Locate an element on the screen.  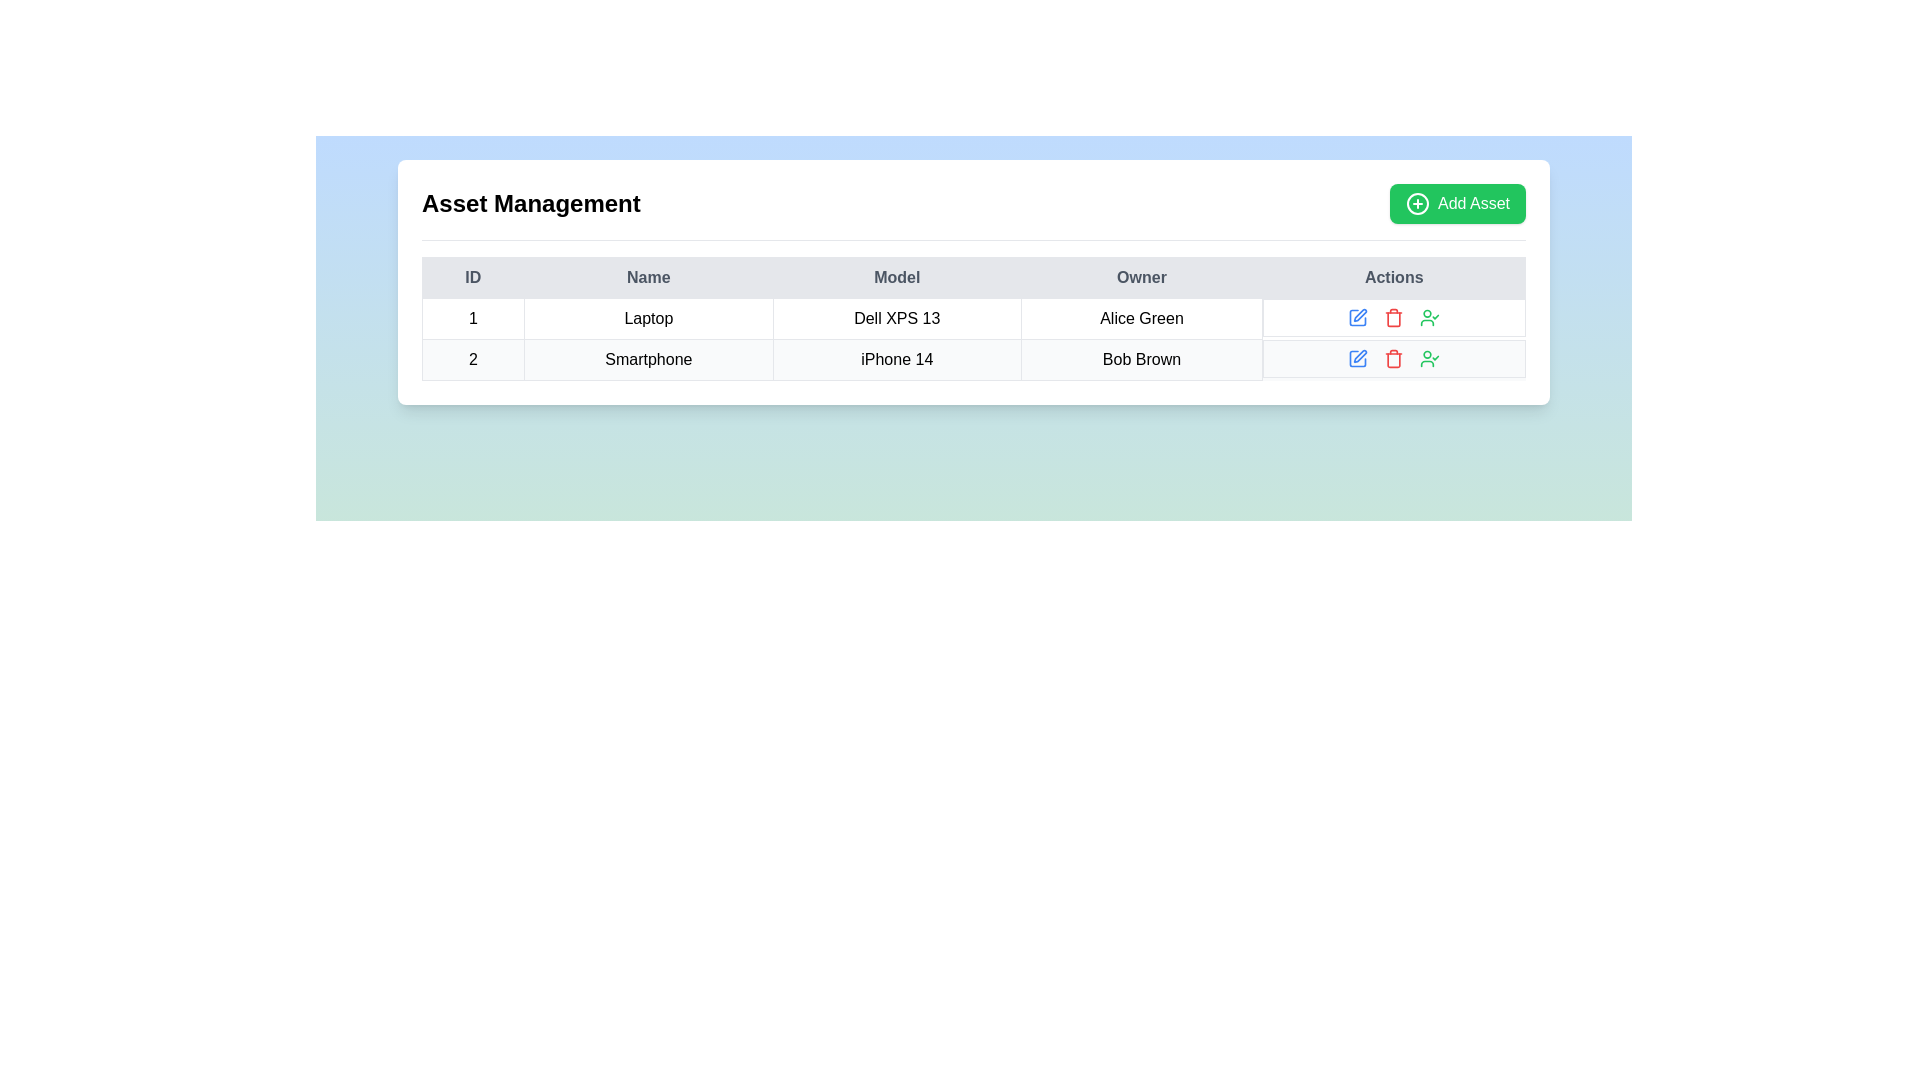
the Inline action button group in the Actions column of the first row in the table is located at coordinates (1393, 316).